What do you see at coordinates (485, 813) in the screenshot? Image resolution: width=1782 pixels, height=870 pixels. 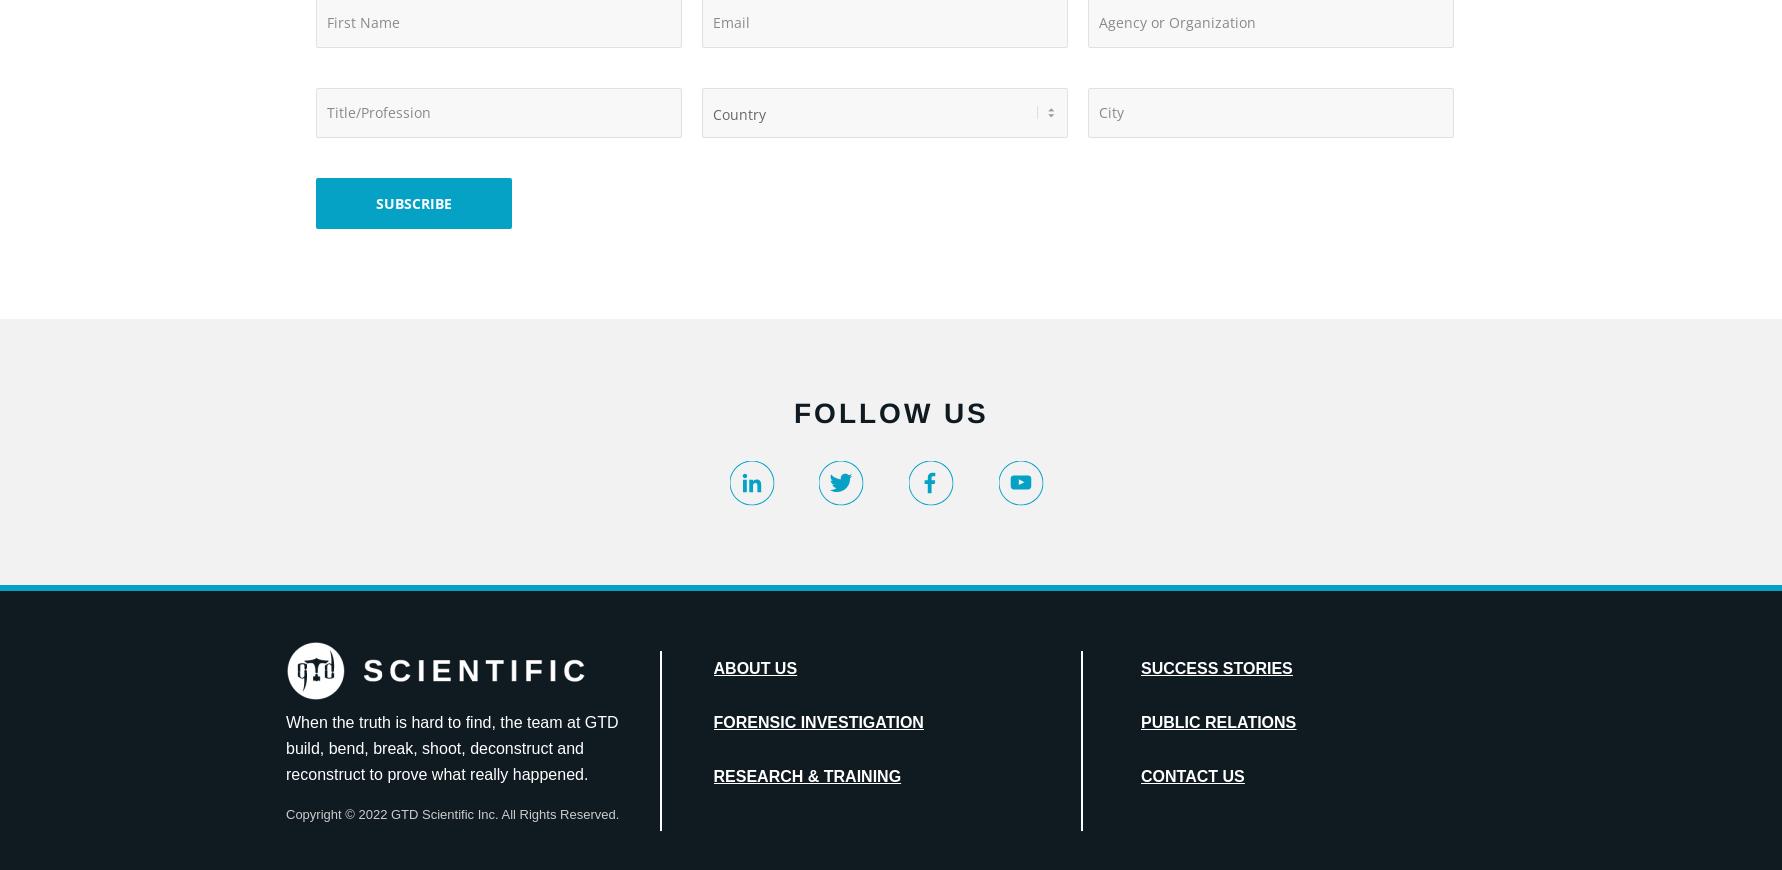 I see `'2022 GTD Scientific Inc. All Rights Reserved.'` at bounding box center [485, 813].